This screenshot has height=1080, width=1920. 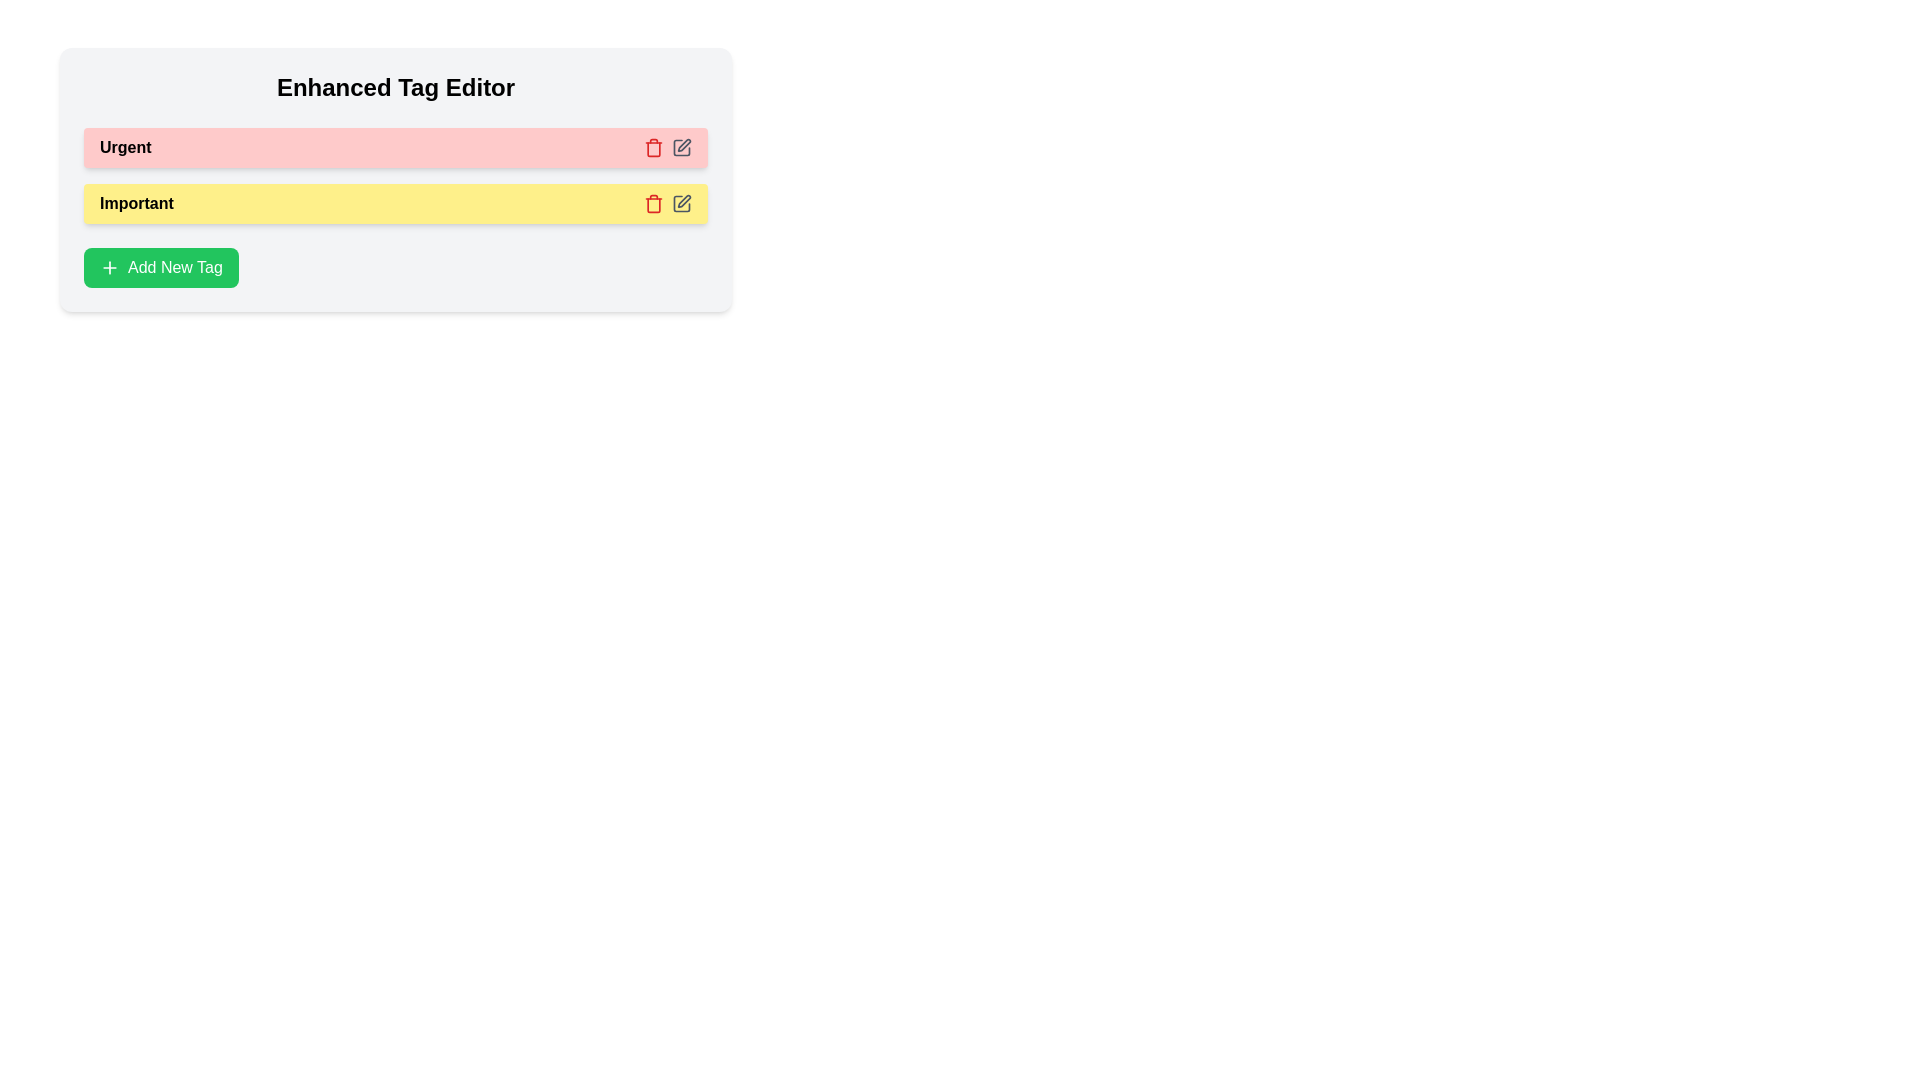 What do you see at coordinates (684, 201) in the screenshot?
I see `the vector graphic icon resembling a pen tool, which is located in the top-right corner of the yellow-highlighted 'Important' tag within the list of tags` at bounding box center [684, 201].